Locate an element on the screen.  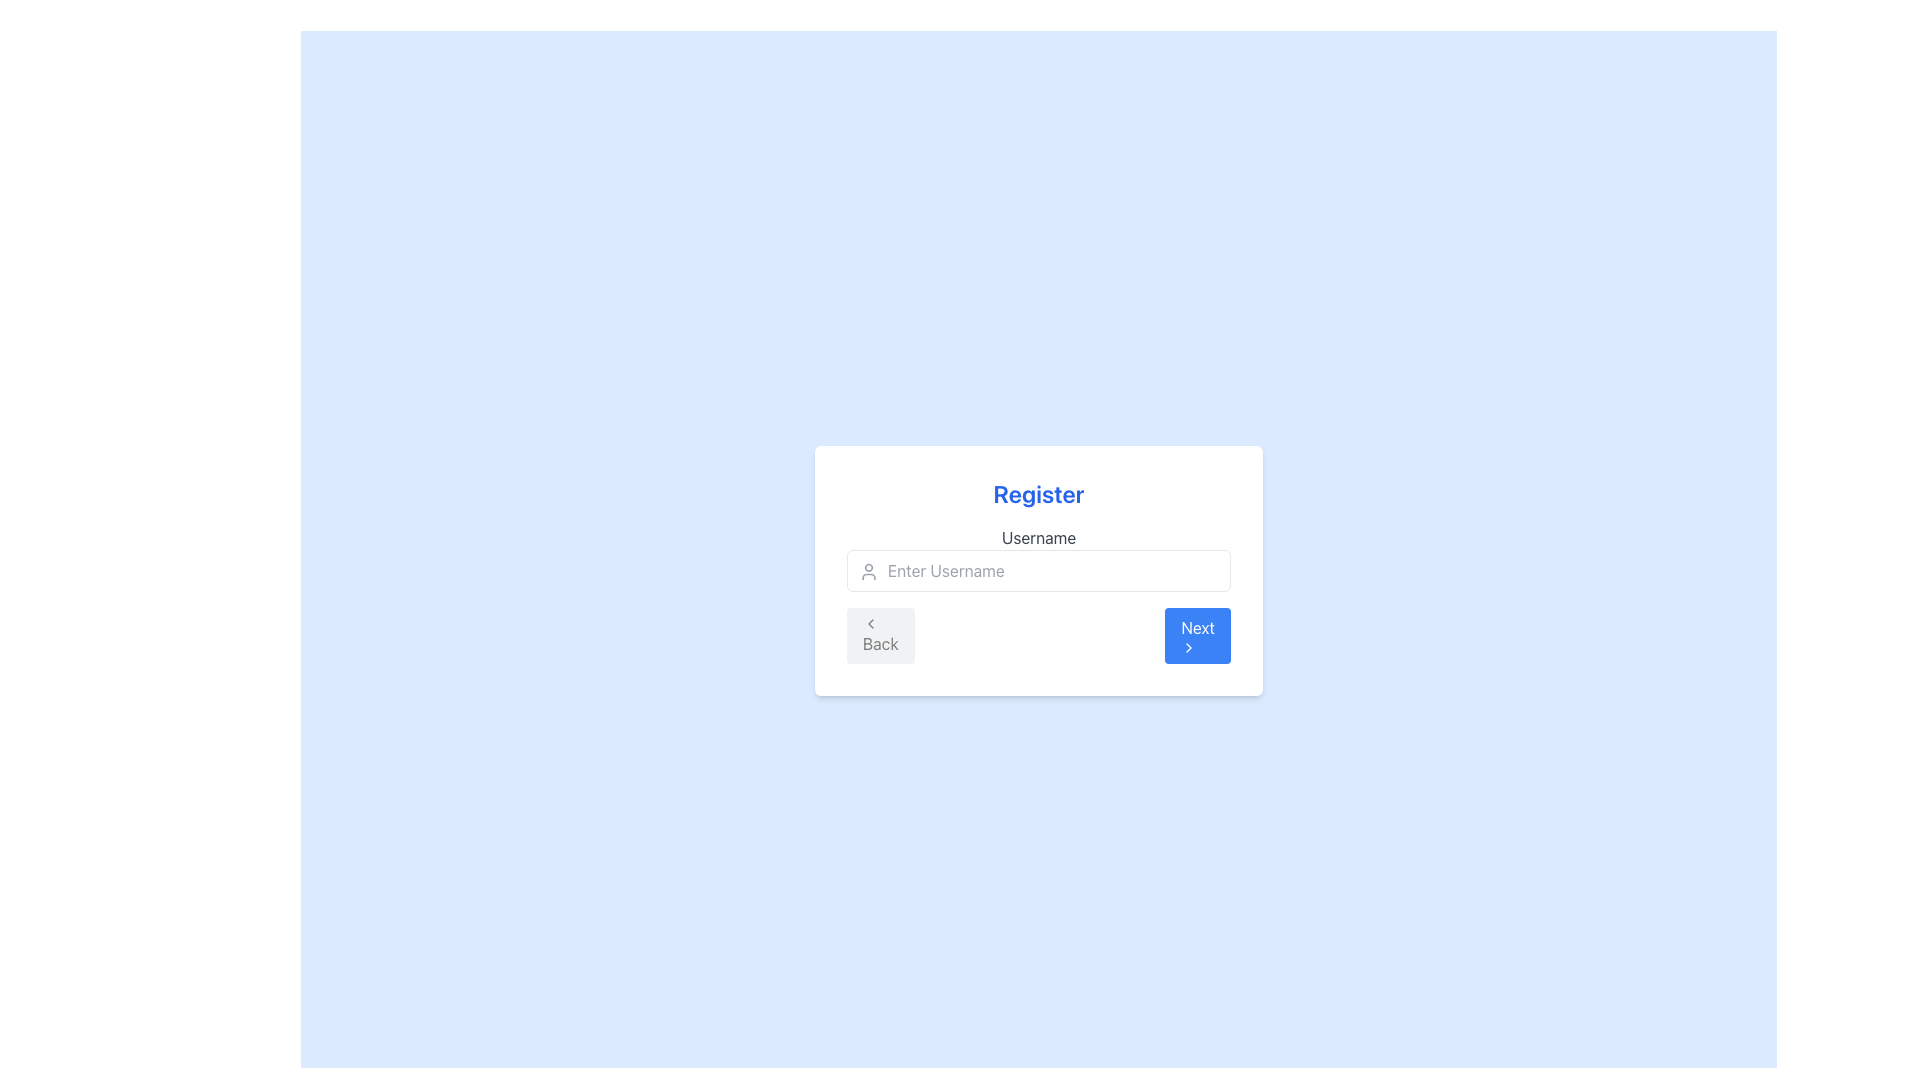
the 'Next' button that contains the rightward-facing chevron icon located in the bottom-right corner of the registration dialog is located at coordinates (1189, 648).